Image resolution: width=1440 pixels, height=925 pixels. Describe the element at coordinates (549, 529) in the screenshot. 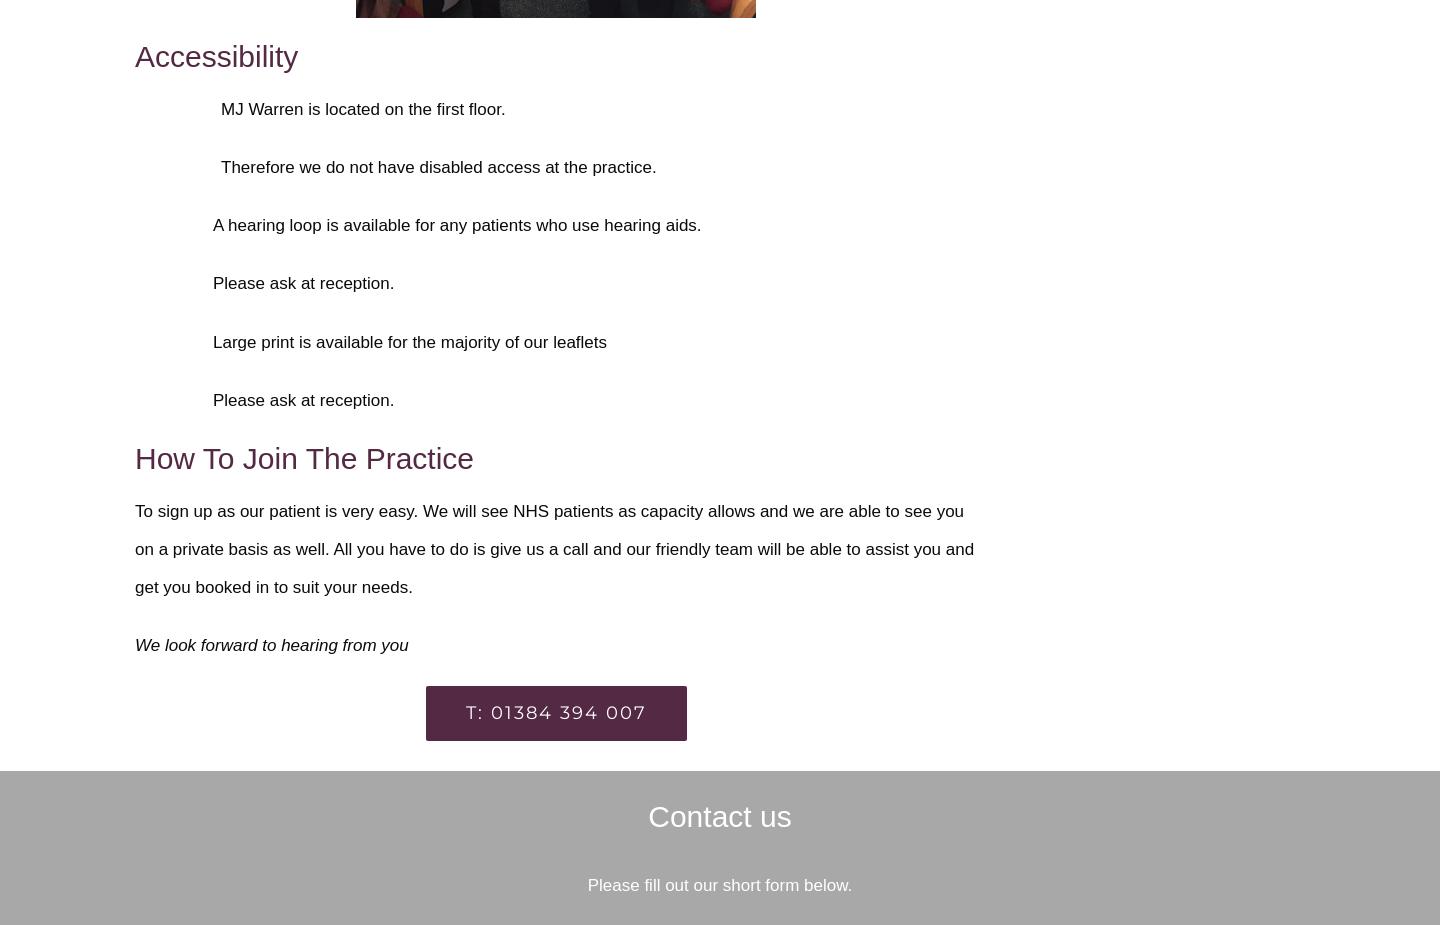

I see `'as capacity allows and we are able to see you on a private basis as well. All you have to do is give us a call and our'` at that location.